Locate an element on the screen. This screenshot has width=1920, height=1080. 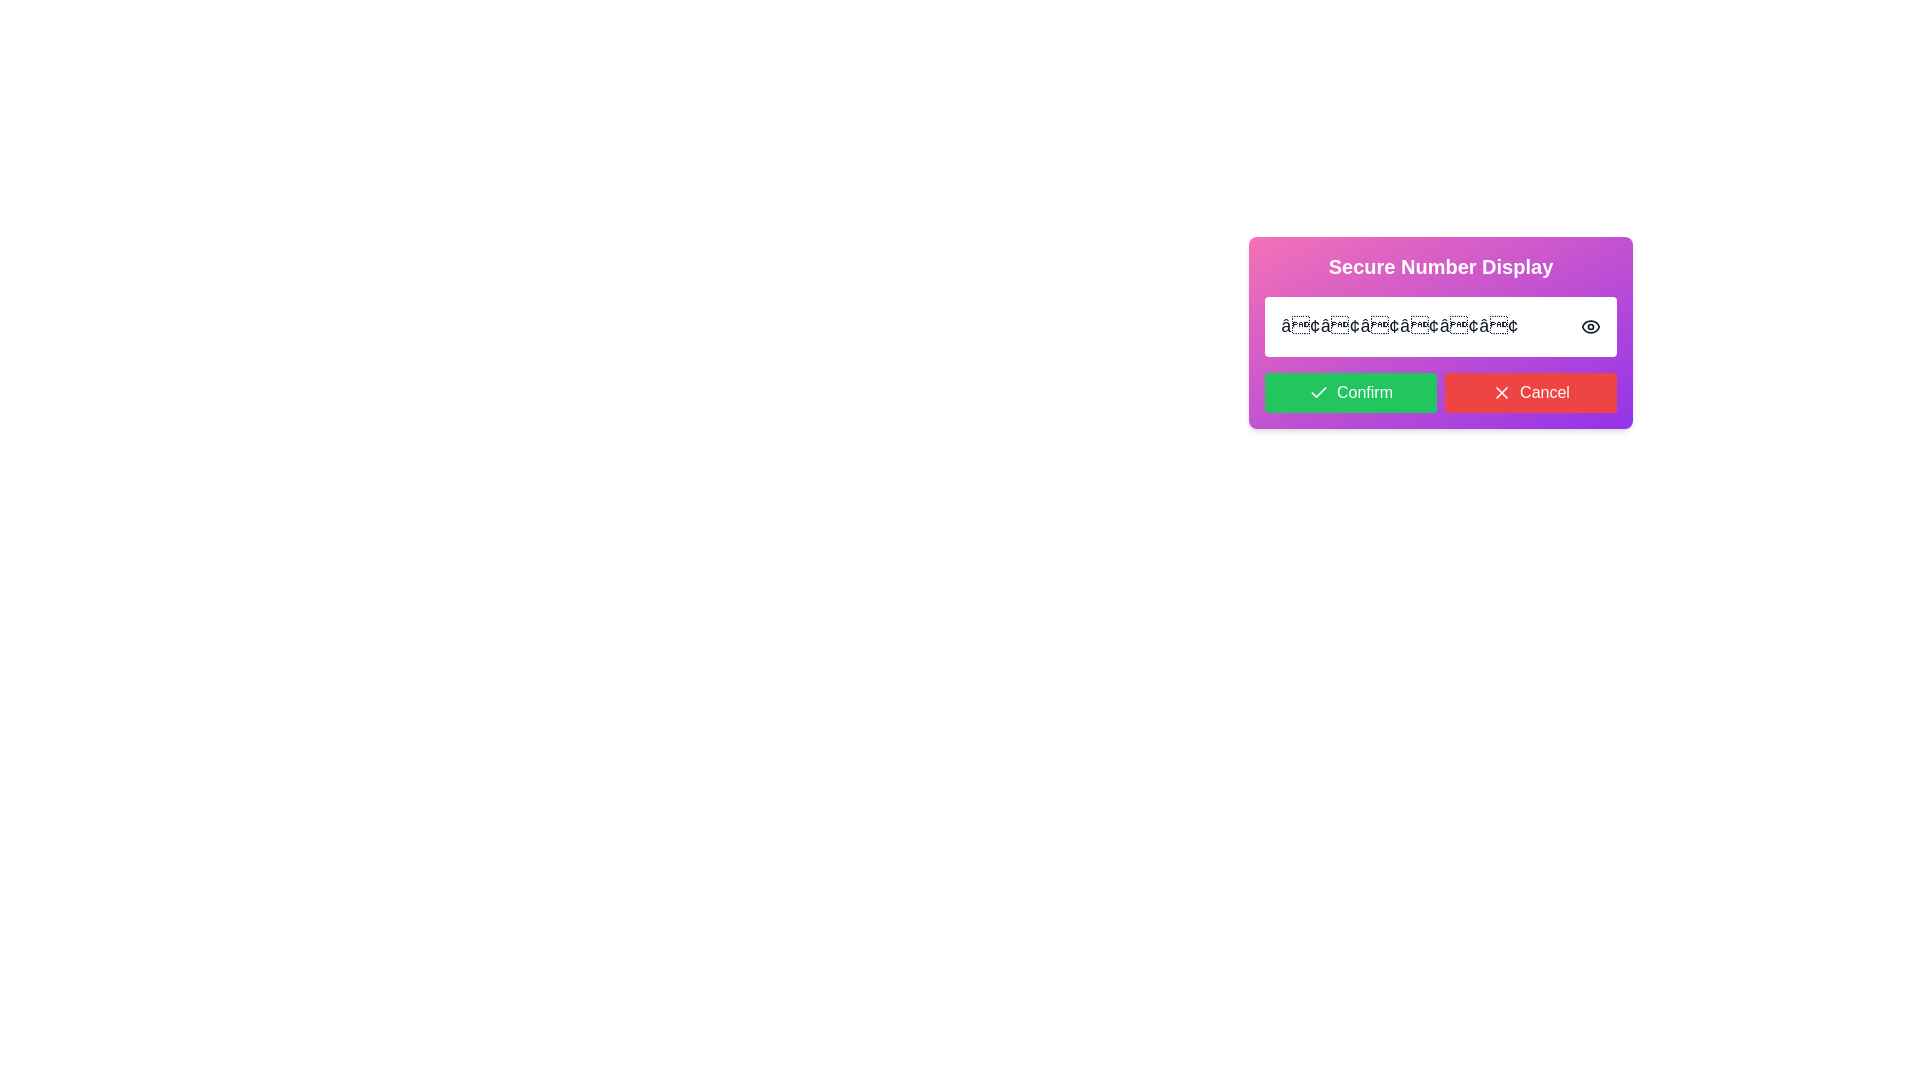
the checkmark icon located to the left of the 'Confirm' text within the green 'Confirm' button in the modal dialog is located at coordinates (1319, 393).